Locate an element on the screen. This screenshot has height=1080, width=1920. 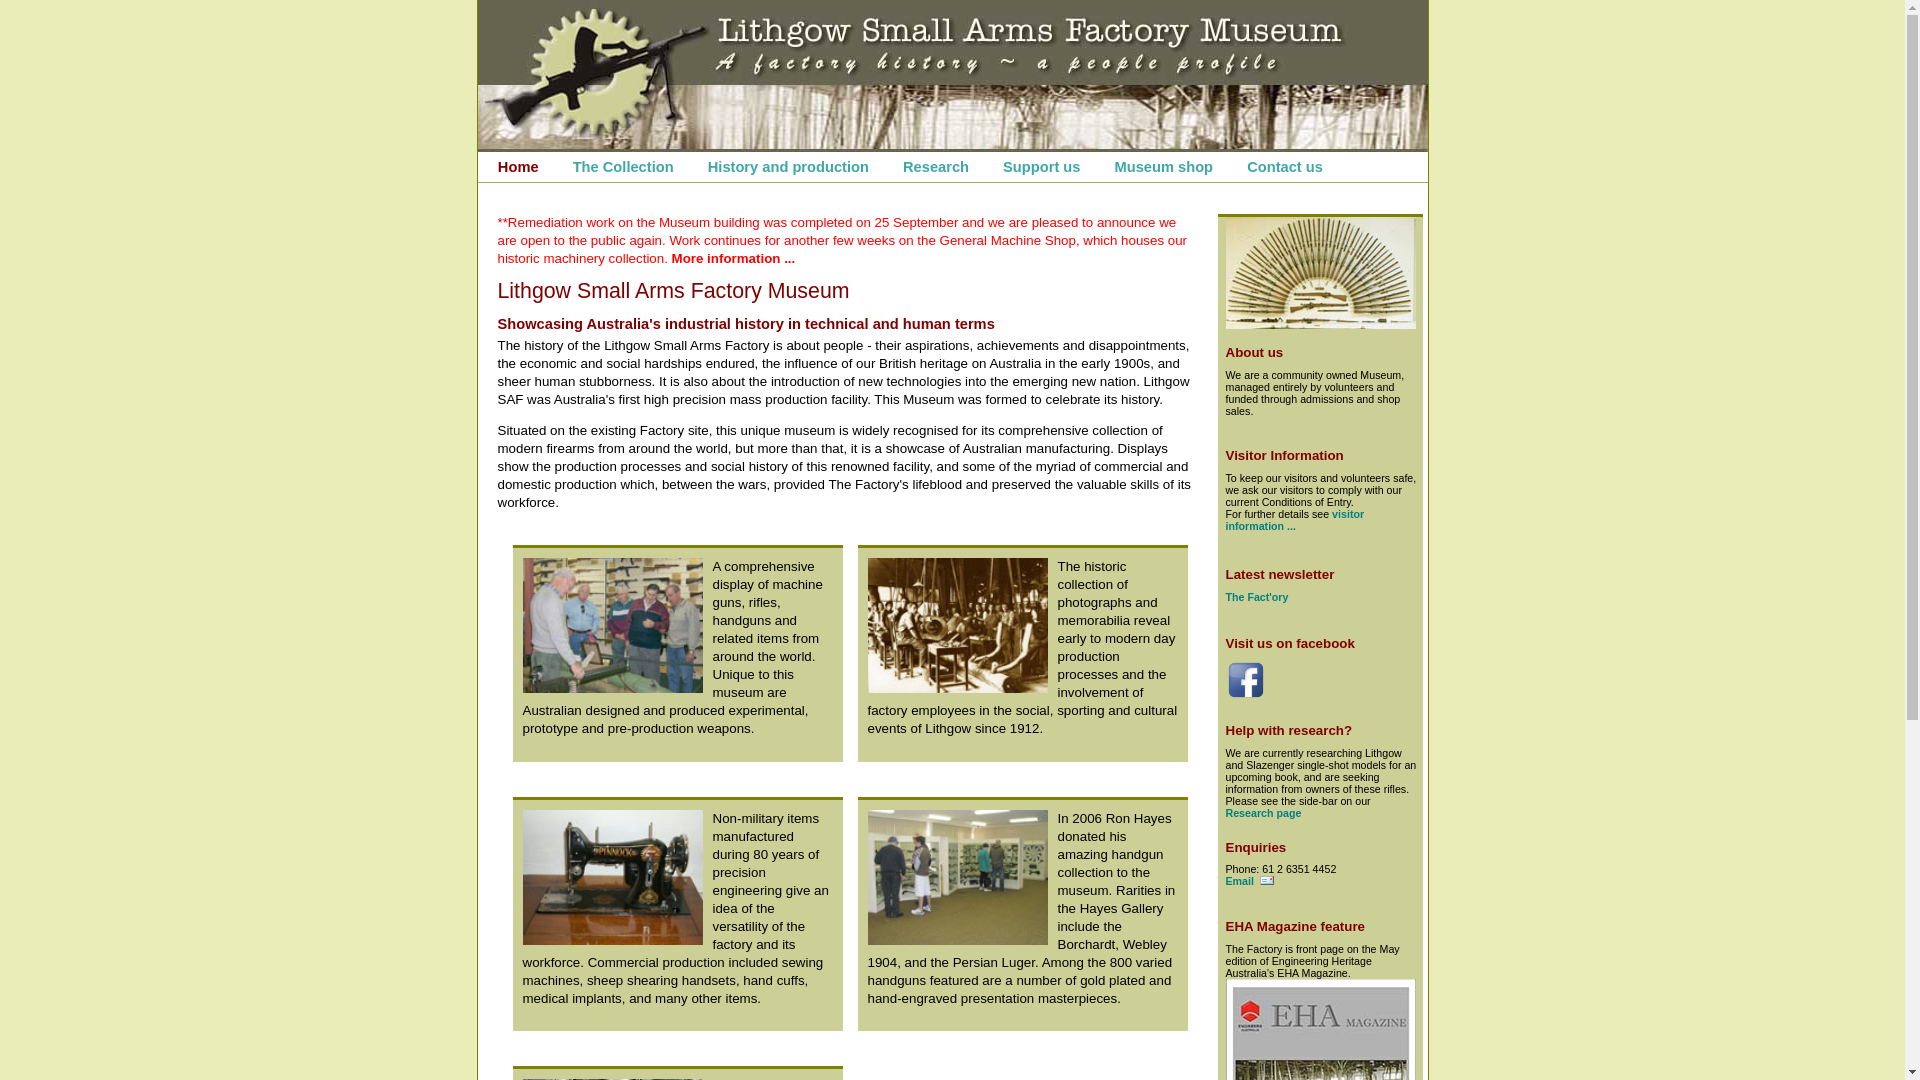
'The Fact'ory' is located at coordinates (1256, 596).